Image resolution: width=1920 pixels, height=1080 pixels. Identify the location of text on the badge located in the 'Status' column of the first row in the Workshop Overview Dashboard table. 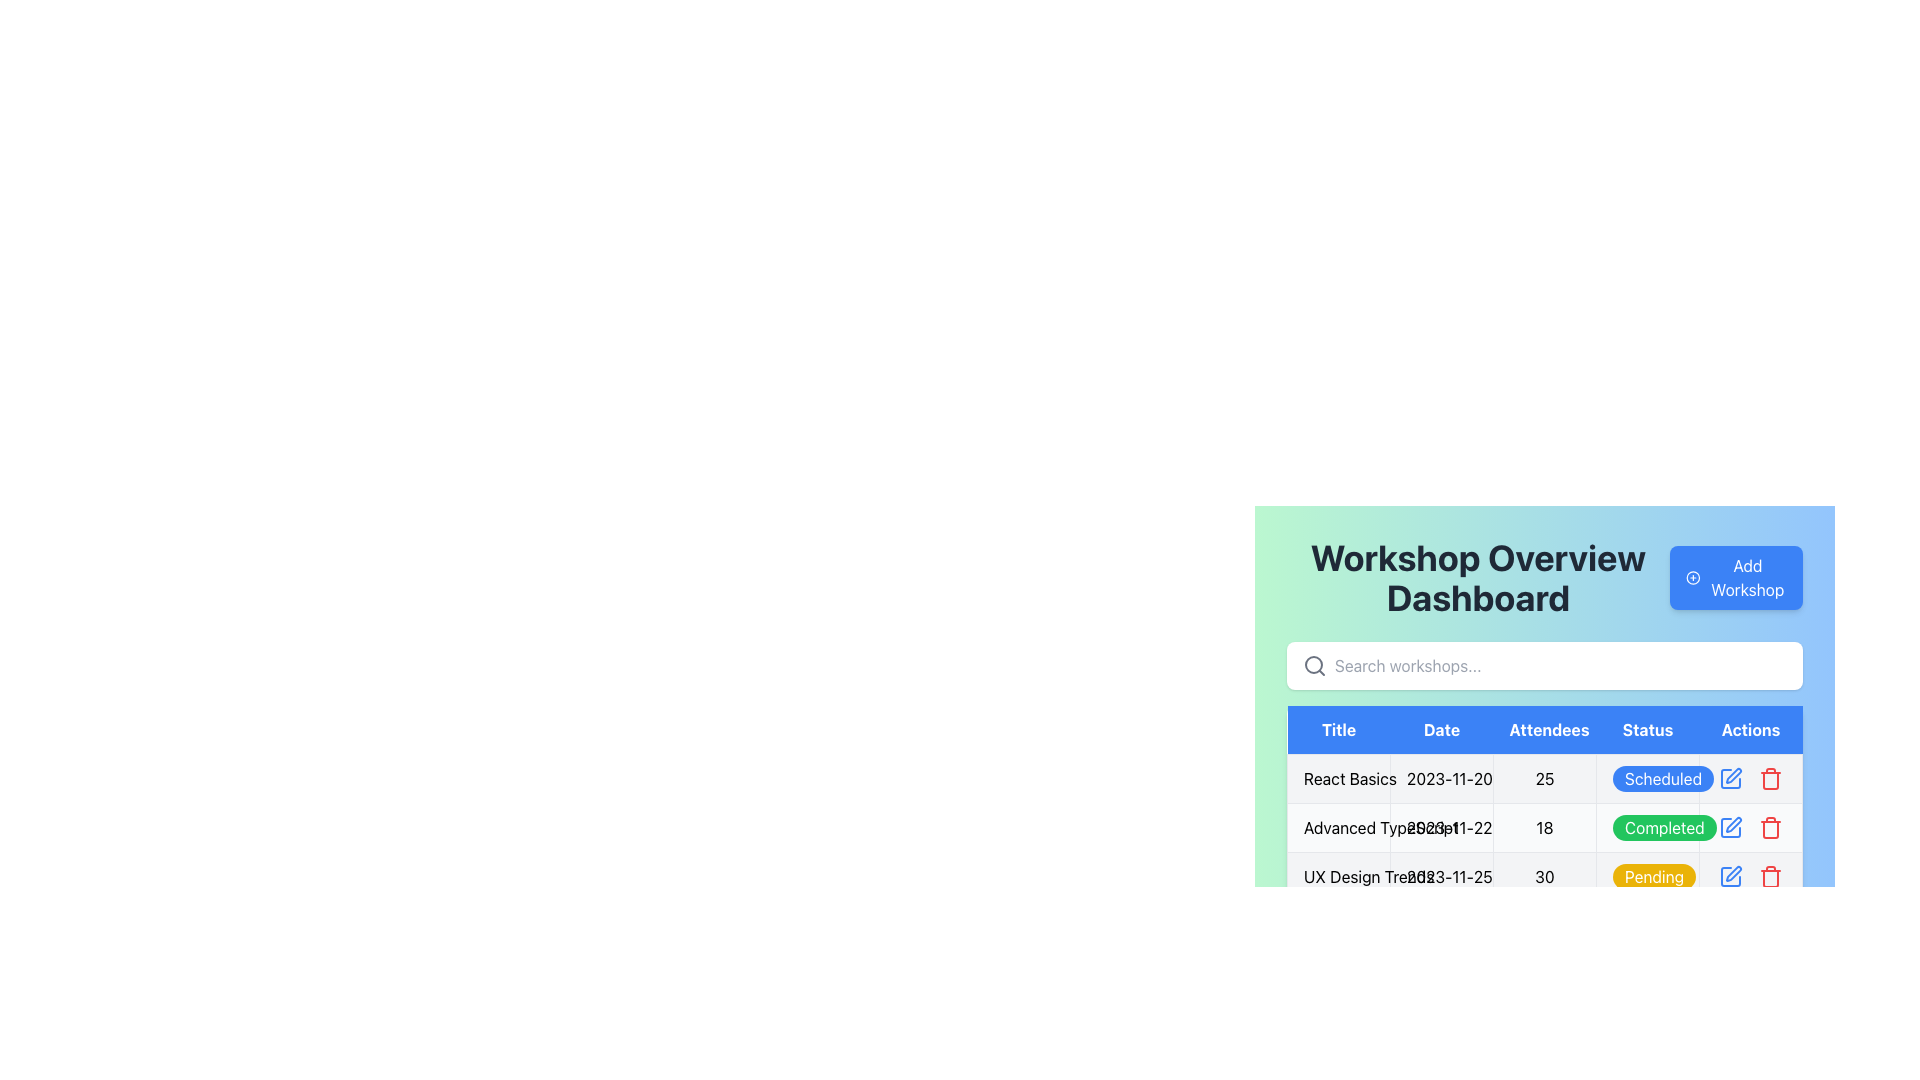
(1663, 778).